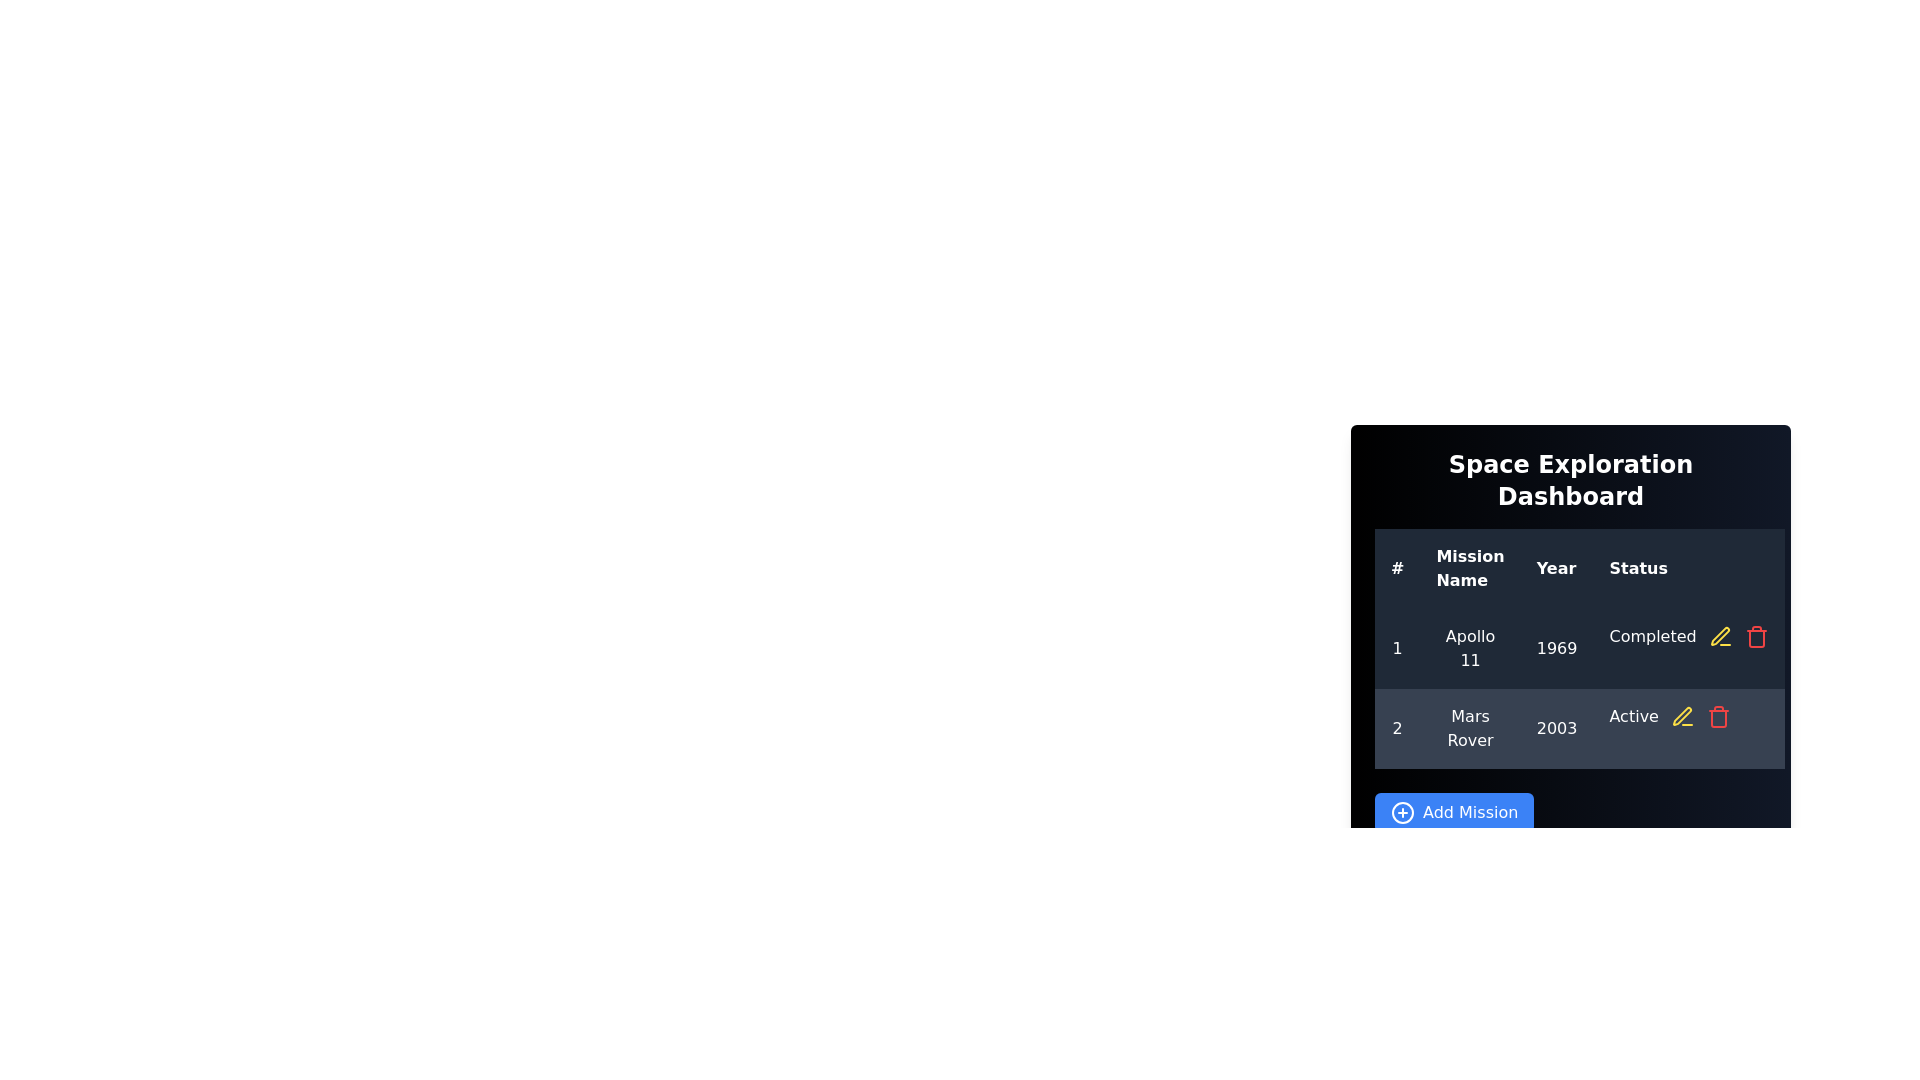 Image resolution: width=1920 pixels, height=1080 pixels. I want to click on the 'Mars Rover' text label located in the second row under the 'Mission Name' column of the structured data table, so click(1470, 729).